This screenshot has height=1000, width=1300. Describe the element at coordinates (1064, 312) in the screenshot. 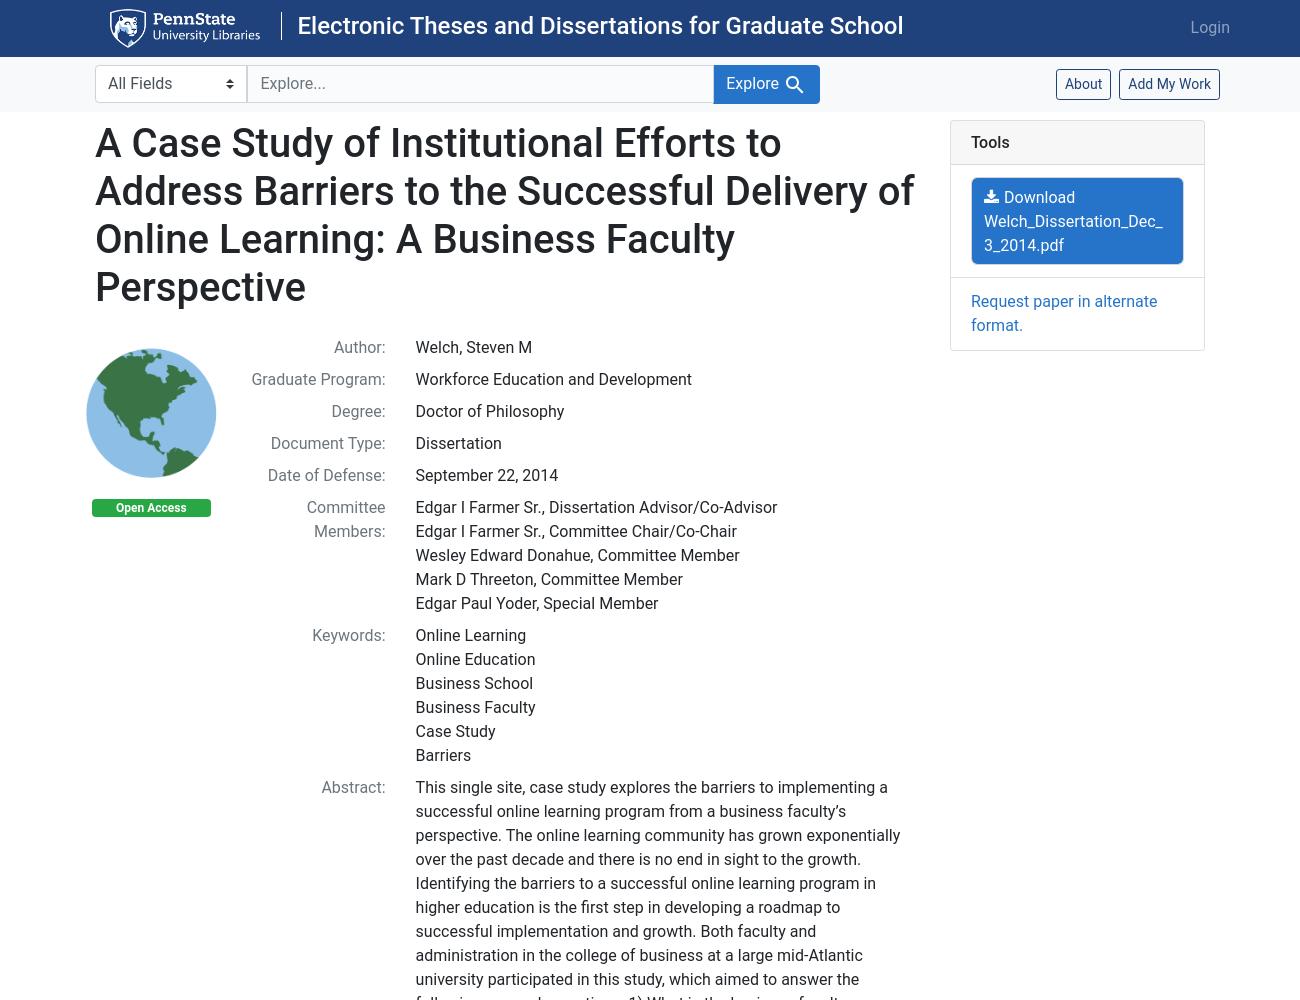

I see `'Request paper in alternate format.'` at that location.